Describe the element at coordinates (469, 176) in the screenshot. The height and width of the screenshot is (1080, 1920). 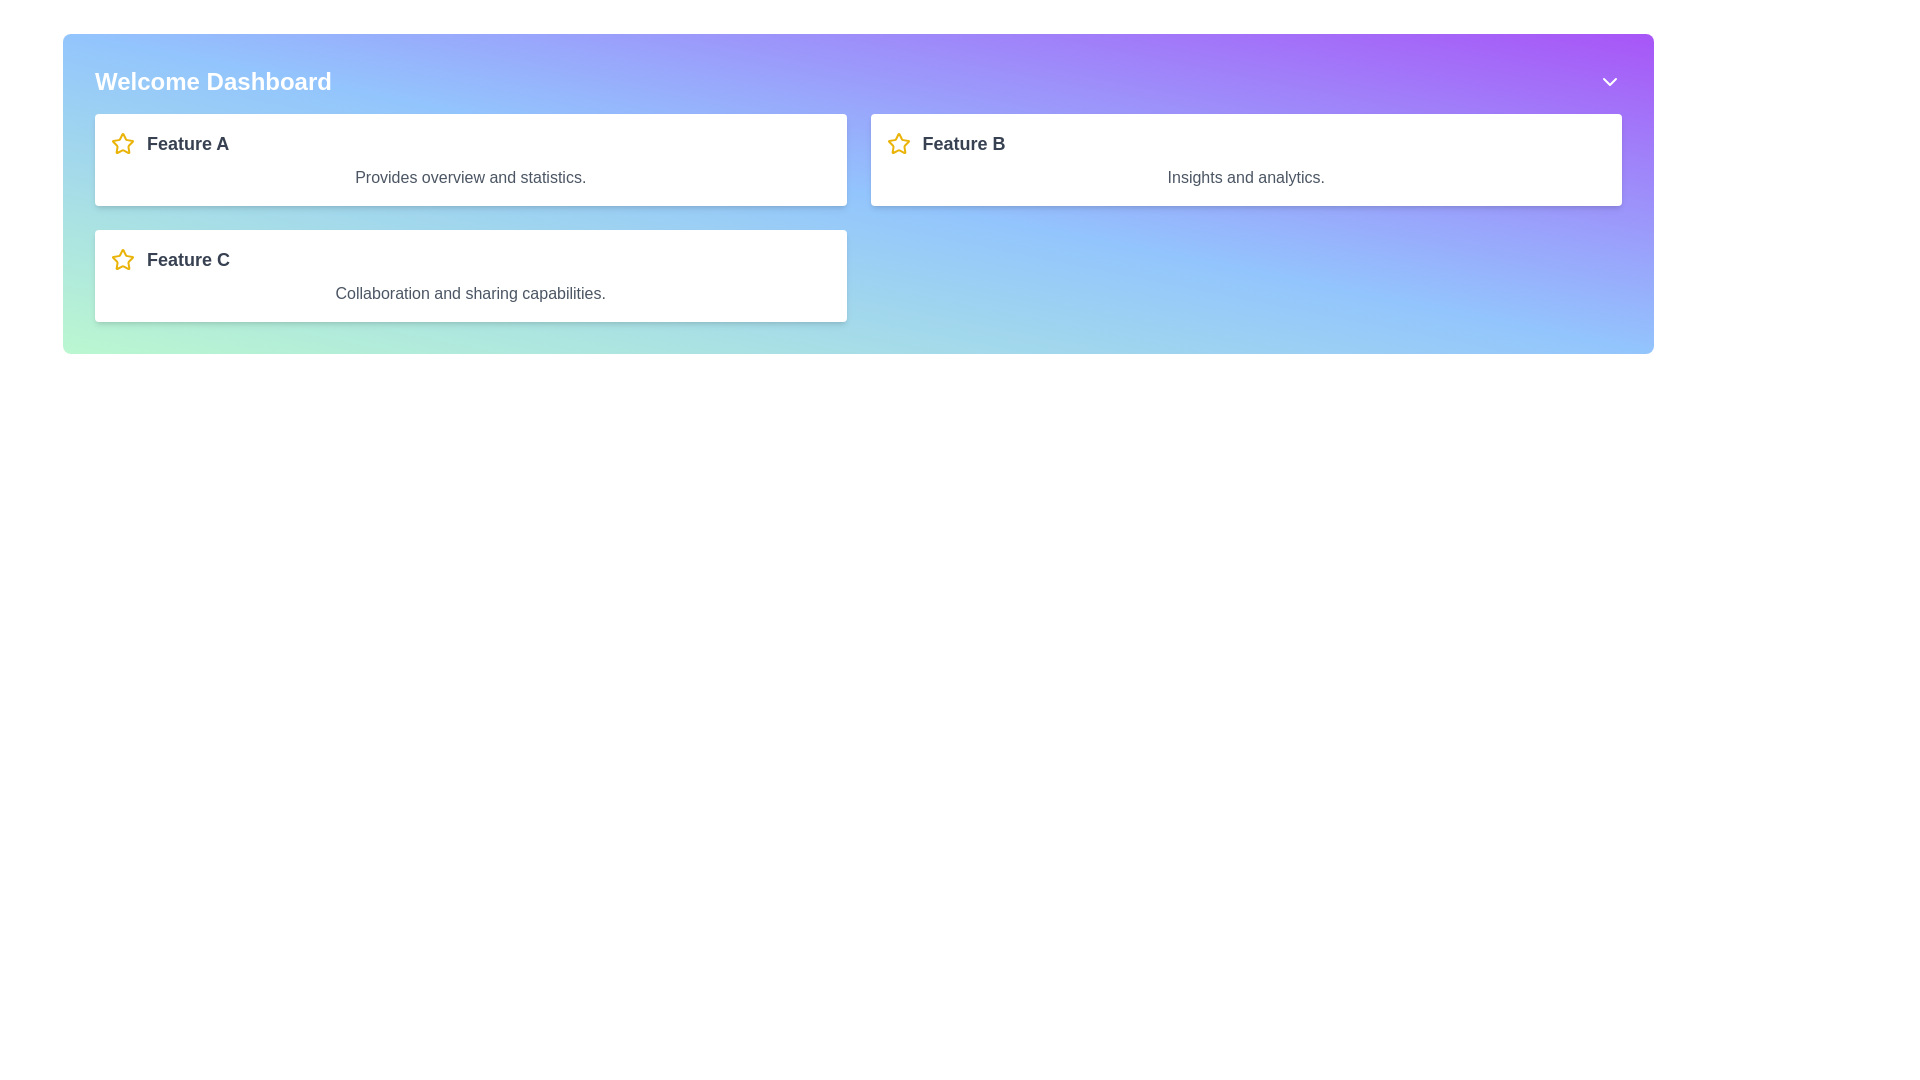
I see `the static text element that provides a brief description of 'Feature A', located in the card-like structure under the feature's title and icon` at that location.